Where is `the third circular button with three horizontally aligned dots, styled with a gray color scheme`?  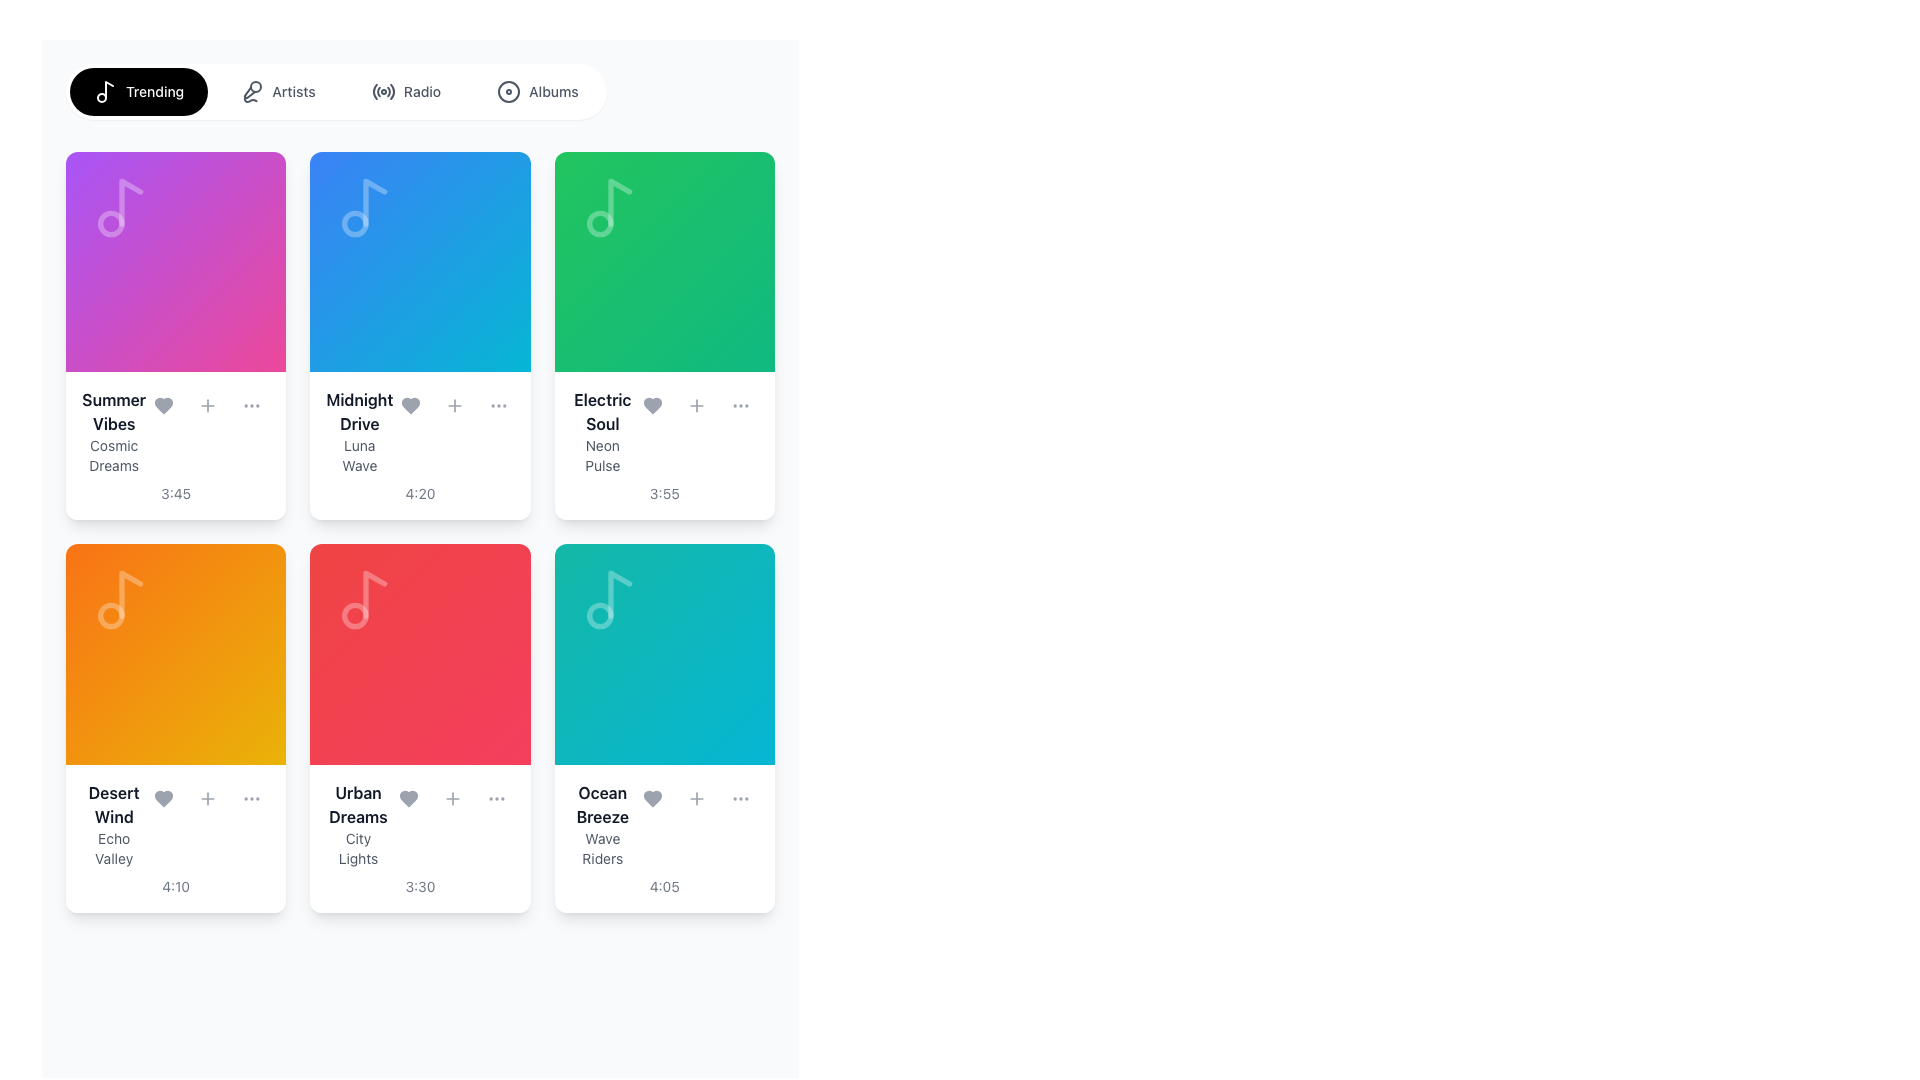
the third circular button with three horizontally aligned dots, styled with a gray color scheme is located at coordinates (251, 405).